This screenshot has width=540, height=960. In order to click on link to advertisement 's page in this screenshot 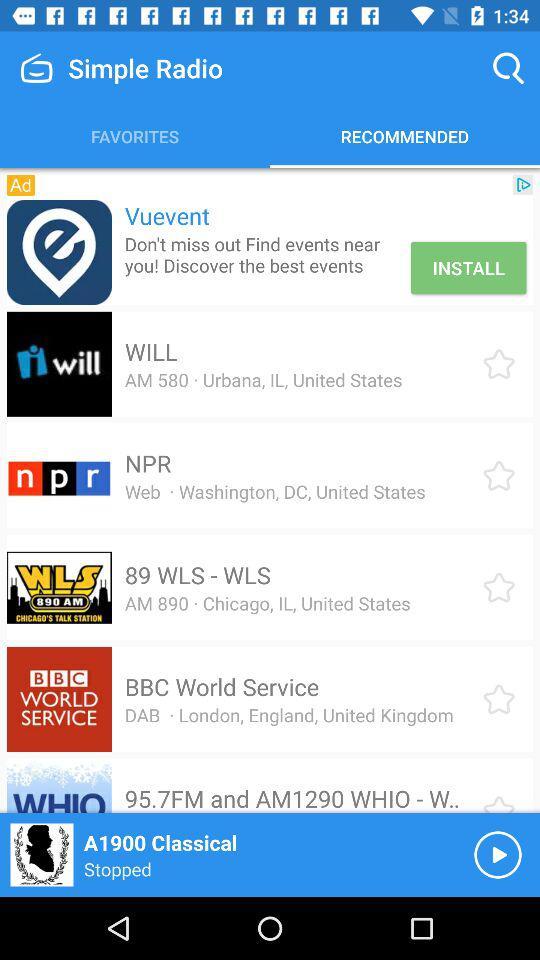, I will do `click(59, 251)`.